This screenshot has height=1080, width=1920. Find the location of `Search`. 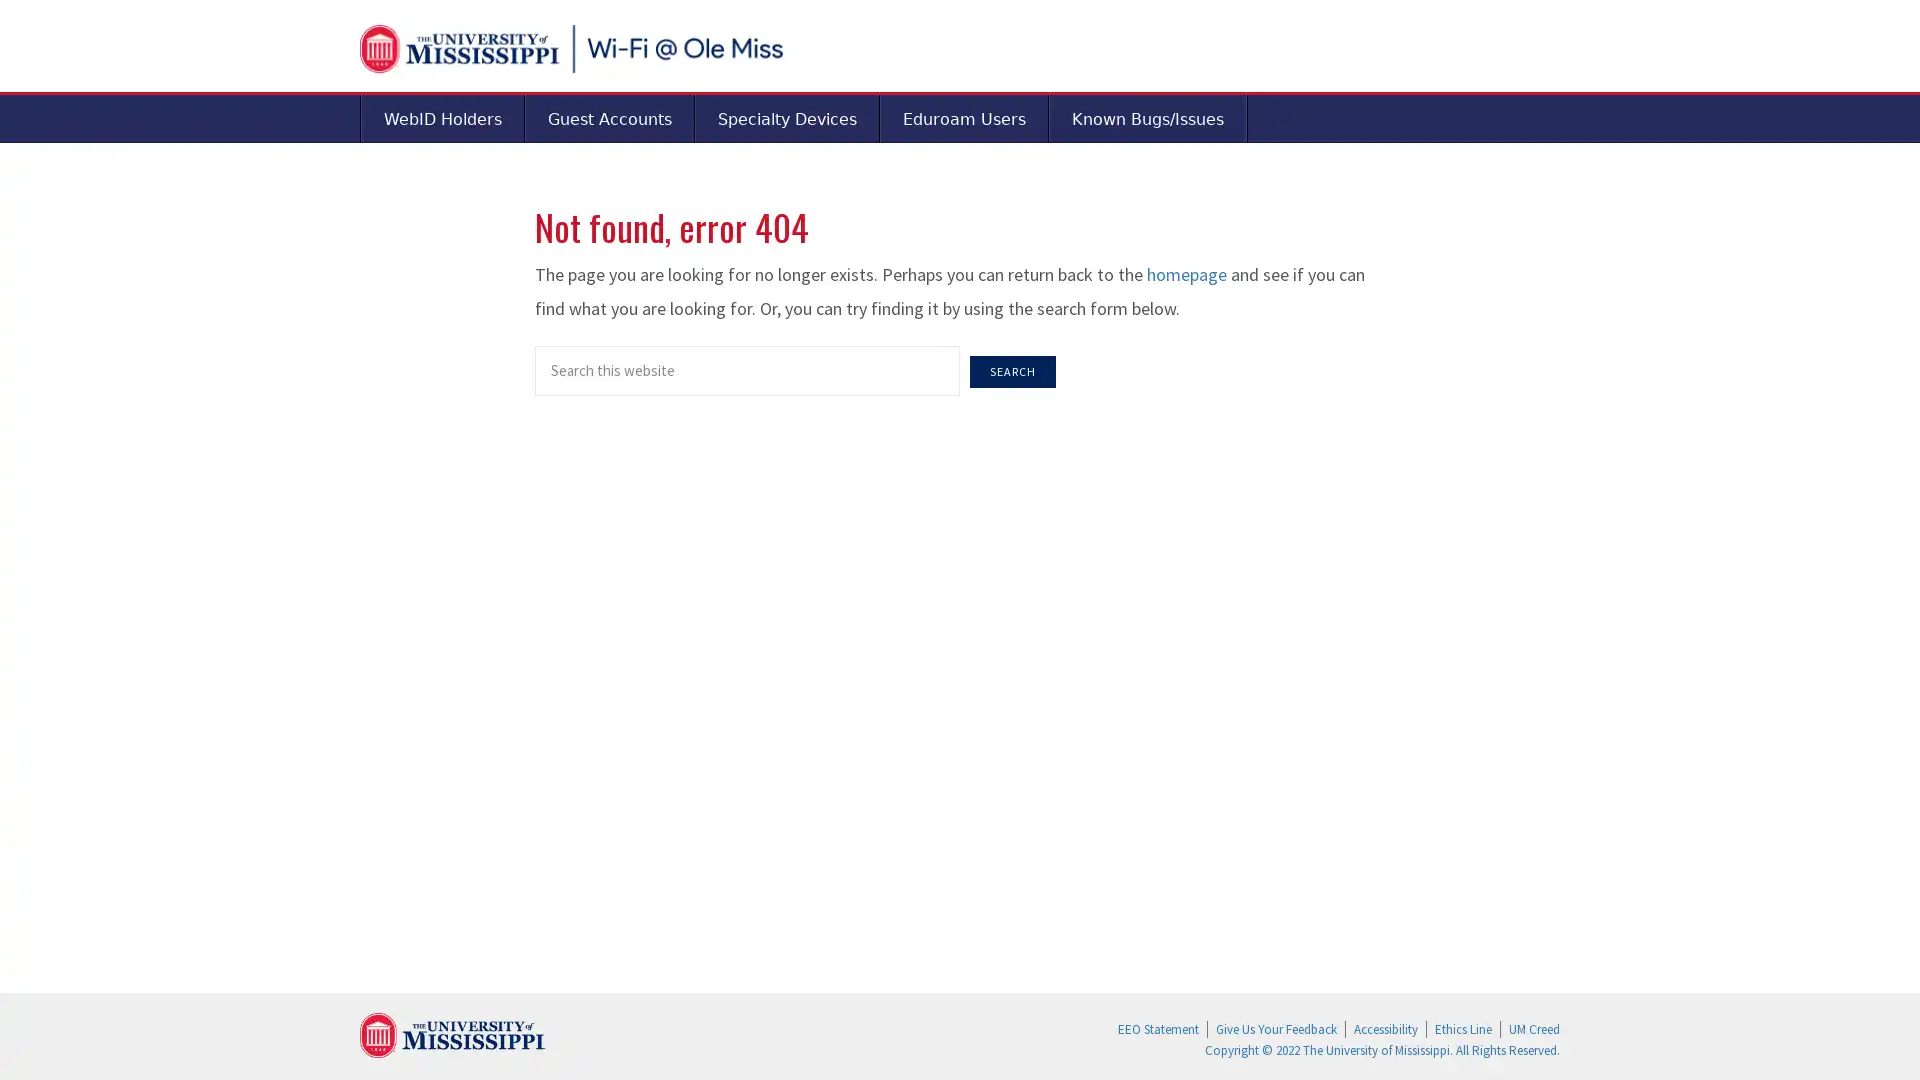

Search is located at coordinates (1012, 370).